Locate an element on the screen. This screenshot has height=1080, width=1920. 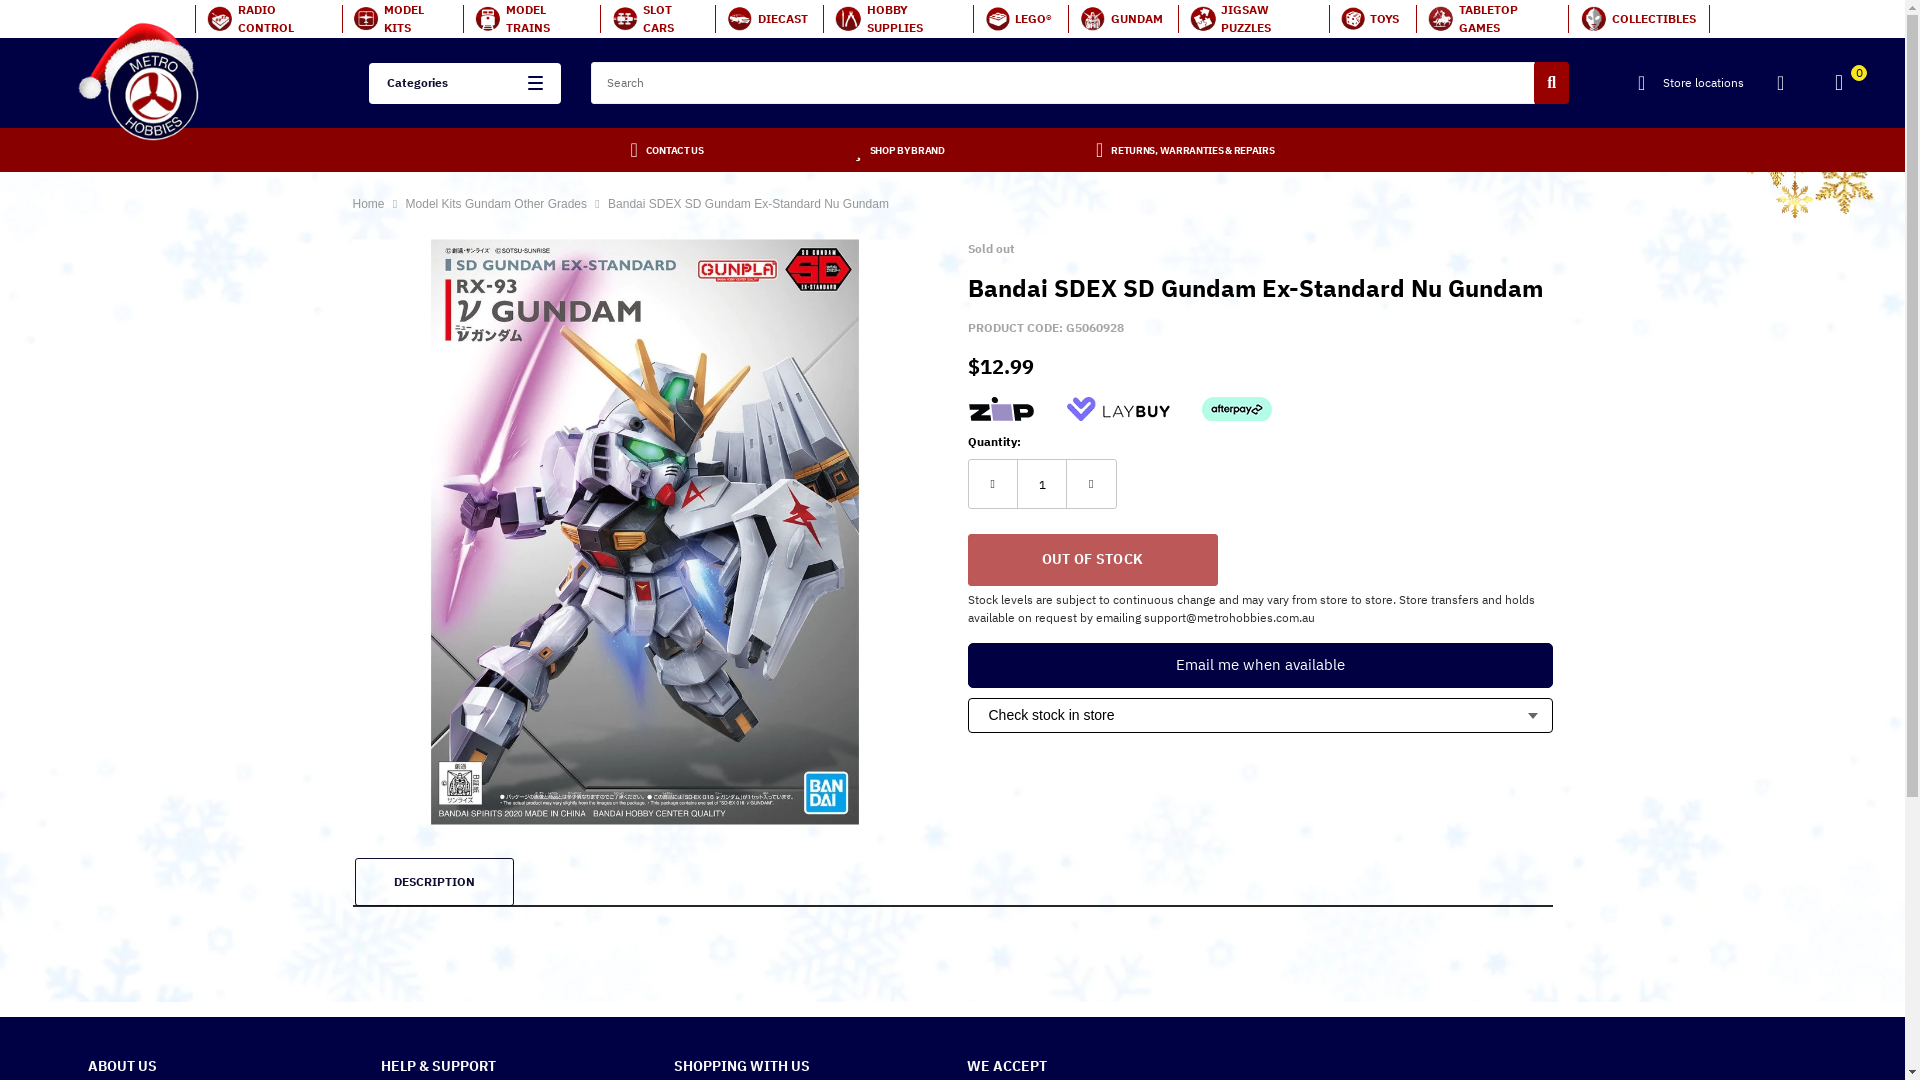
'TOYS' is located at coordinates (1329, 19).